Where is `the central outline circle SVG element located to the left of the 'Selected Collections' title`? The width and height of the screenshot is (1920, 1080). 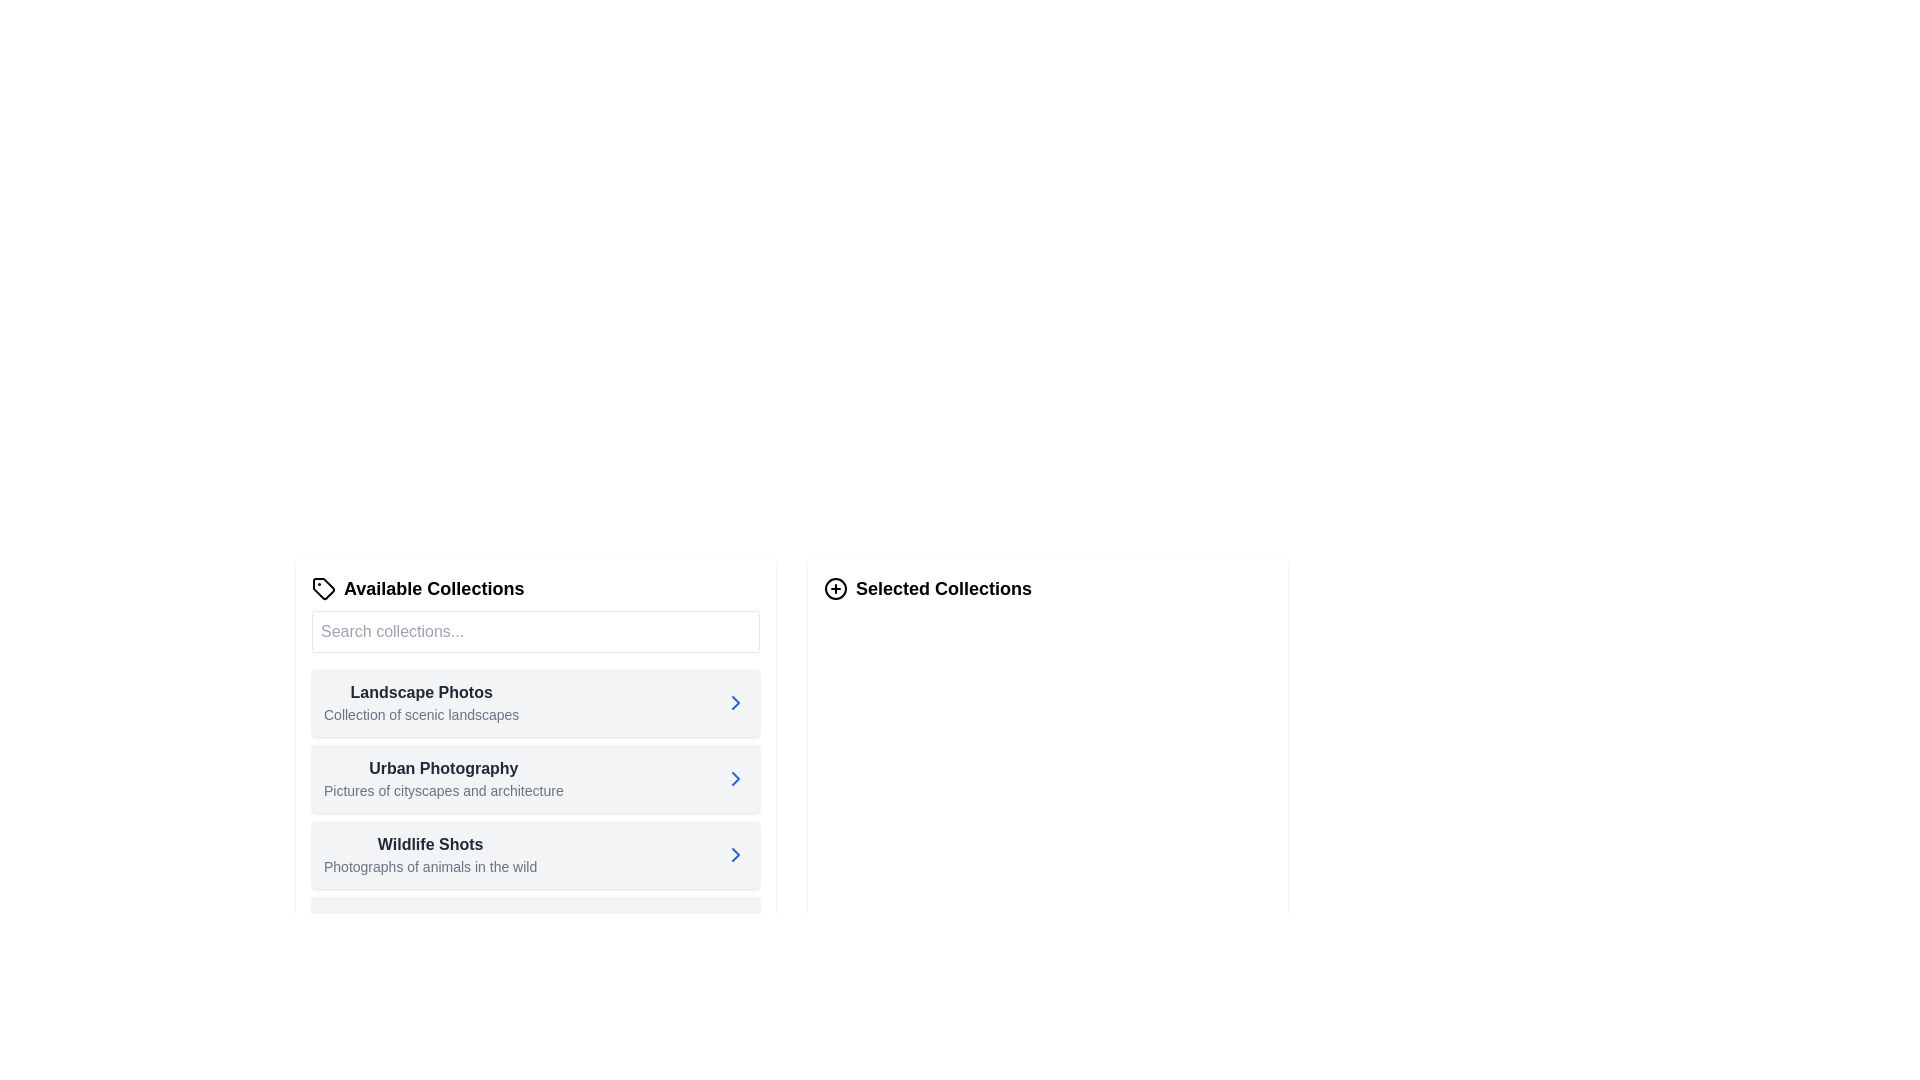 the central outline circle SVG element located to the left of the 'Selected Collections' title is located at coordinates (835, 588).